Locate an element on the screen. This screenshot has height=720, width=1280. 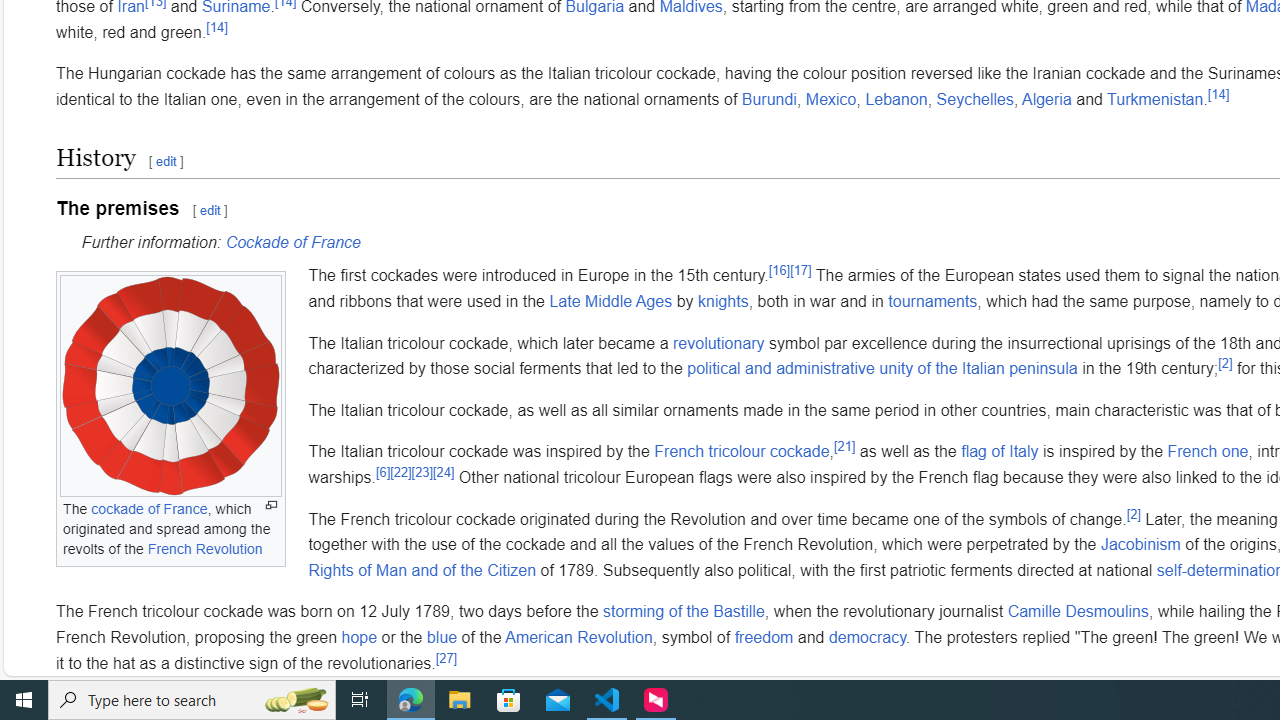
'Jacobinism' is located at coordinates (1140, 544).